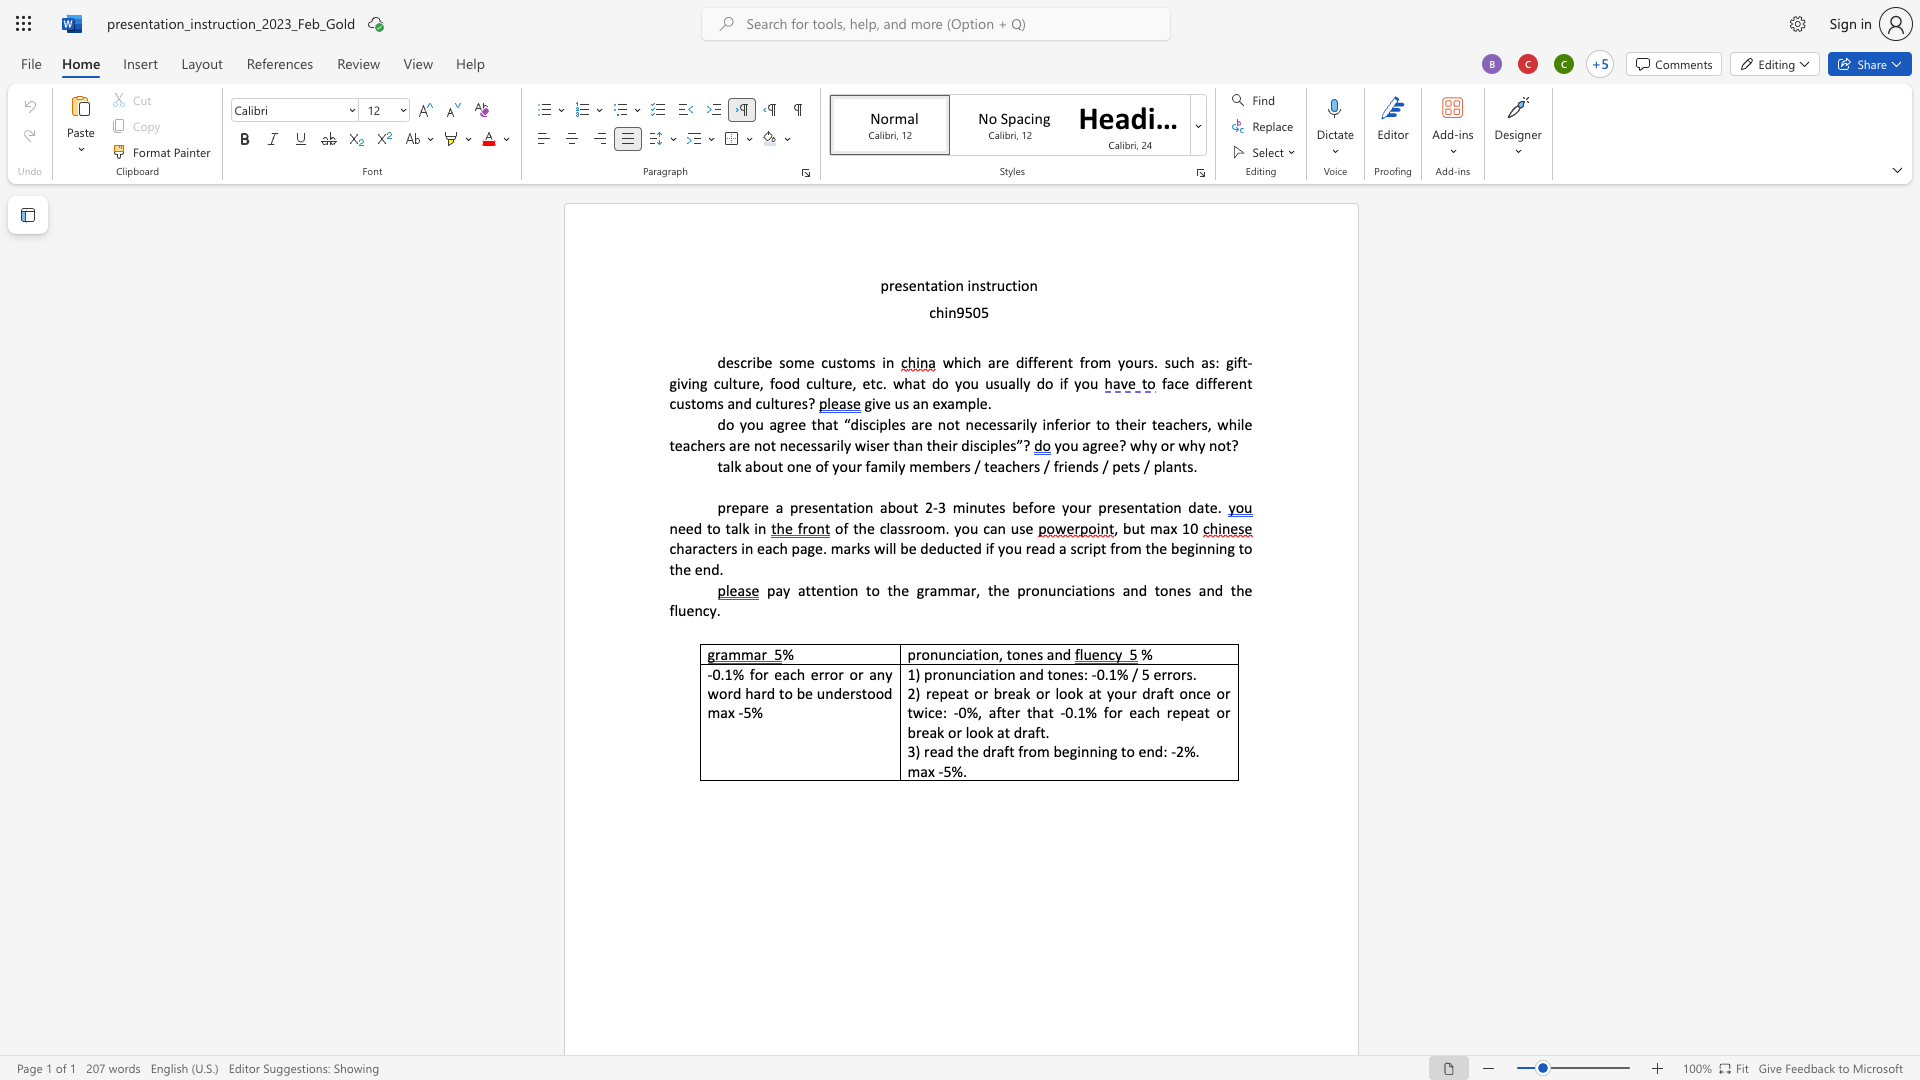 The image size is (1920, 1080). Describe the element at coordinates (882, 403) in the screenshot. I see `the space between the continuous character "v" and "e" in the text` at that location.